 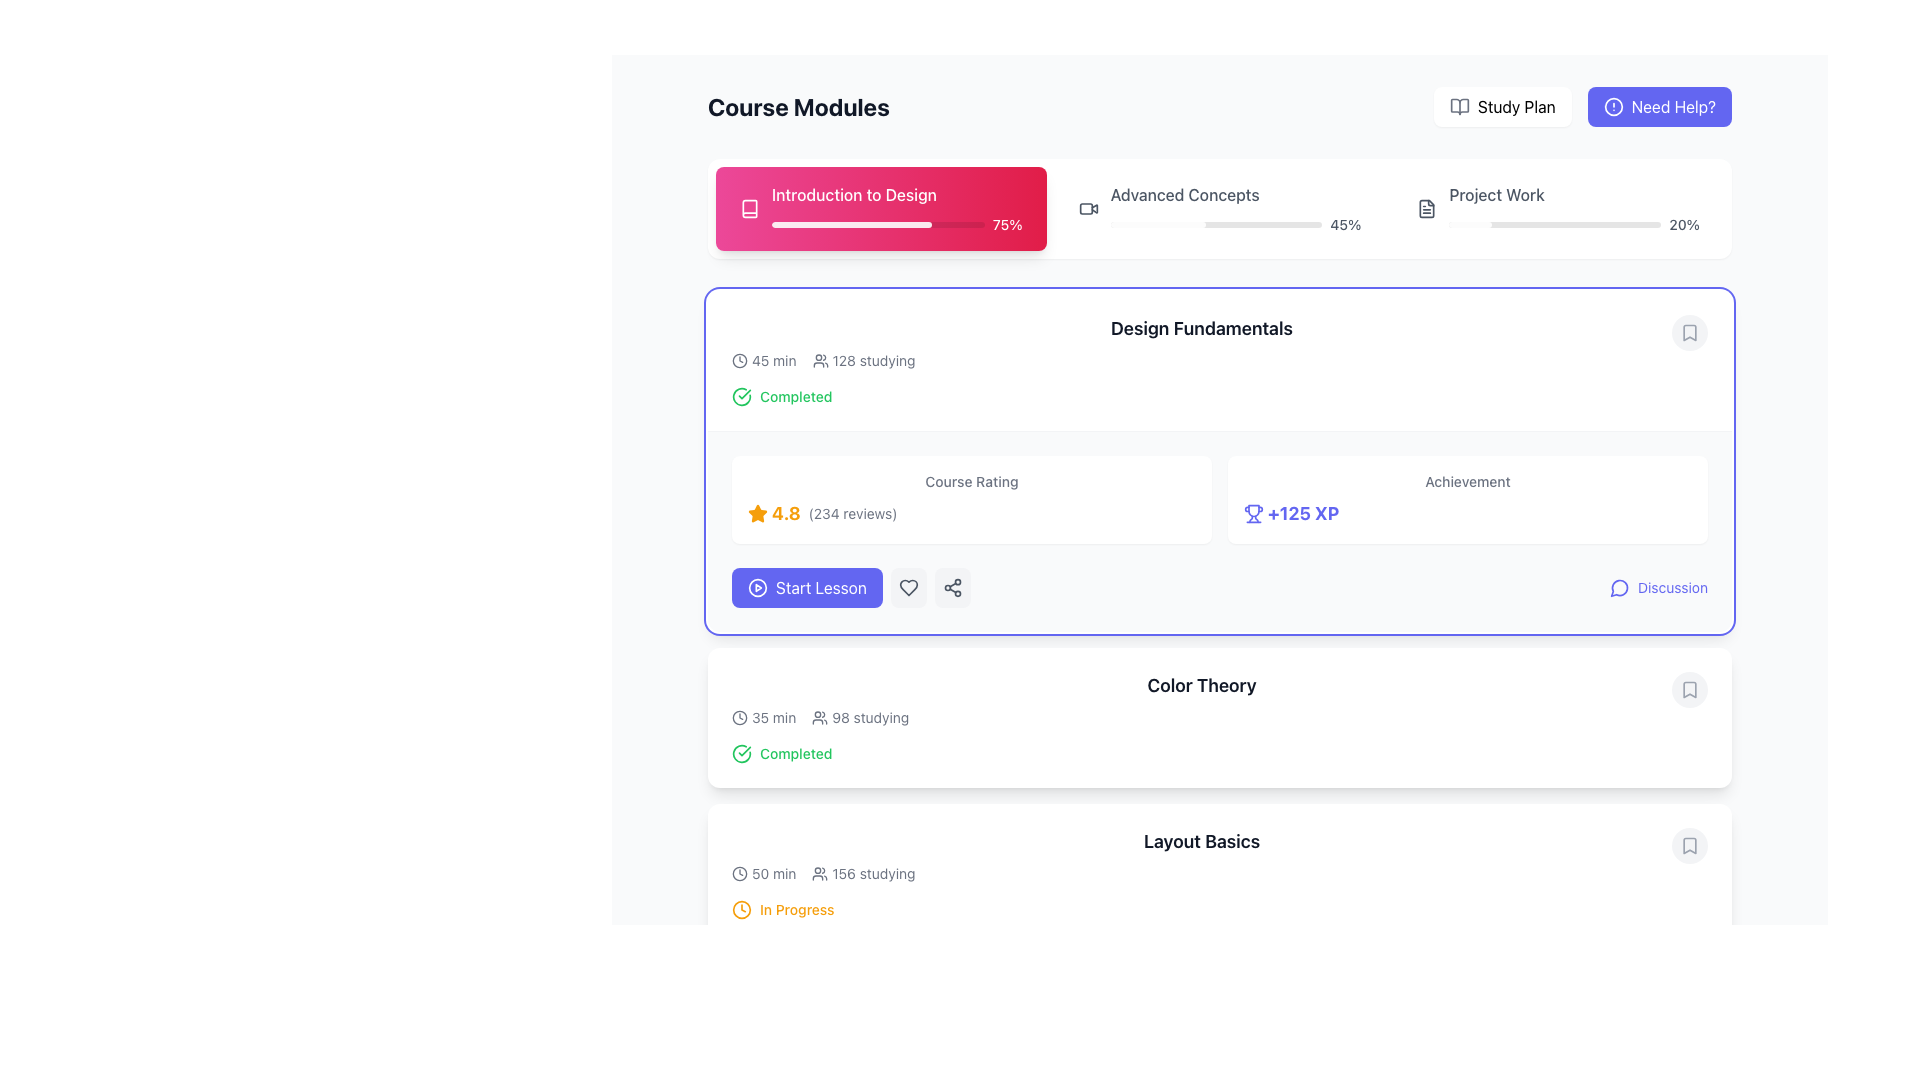 What do you see at coordinates (1200, 685) in the screenshot?
I see `the bold, large font text 'Color Theory' displayed in dark gray or black` at bounding box center [1200, 685].